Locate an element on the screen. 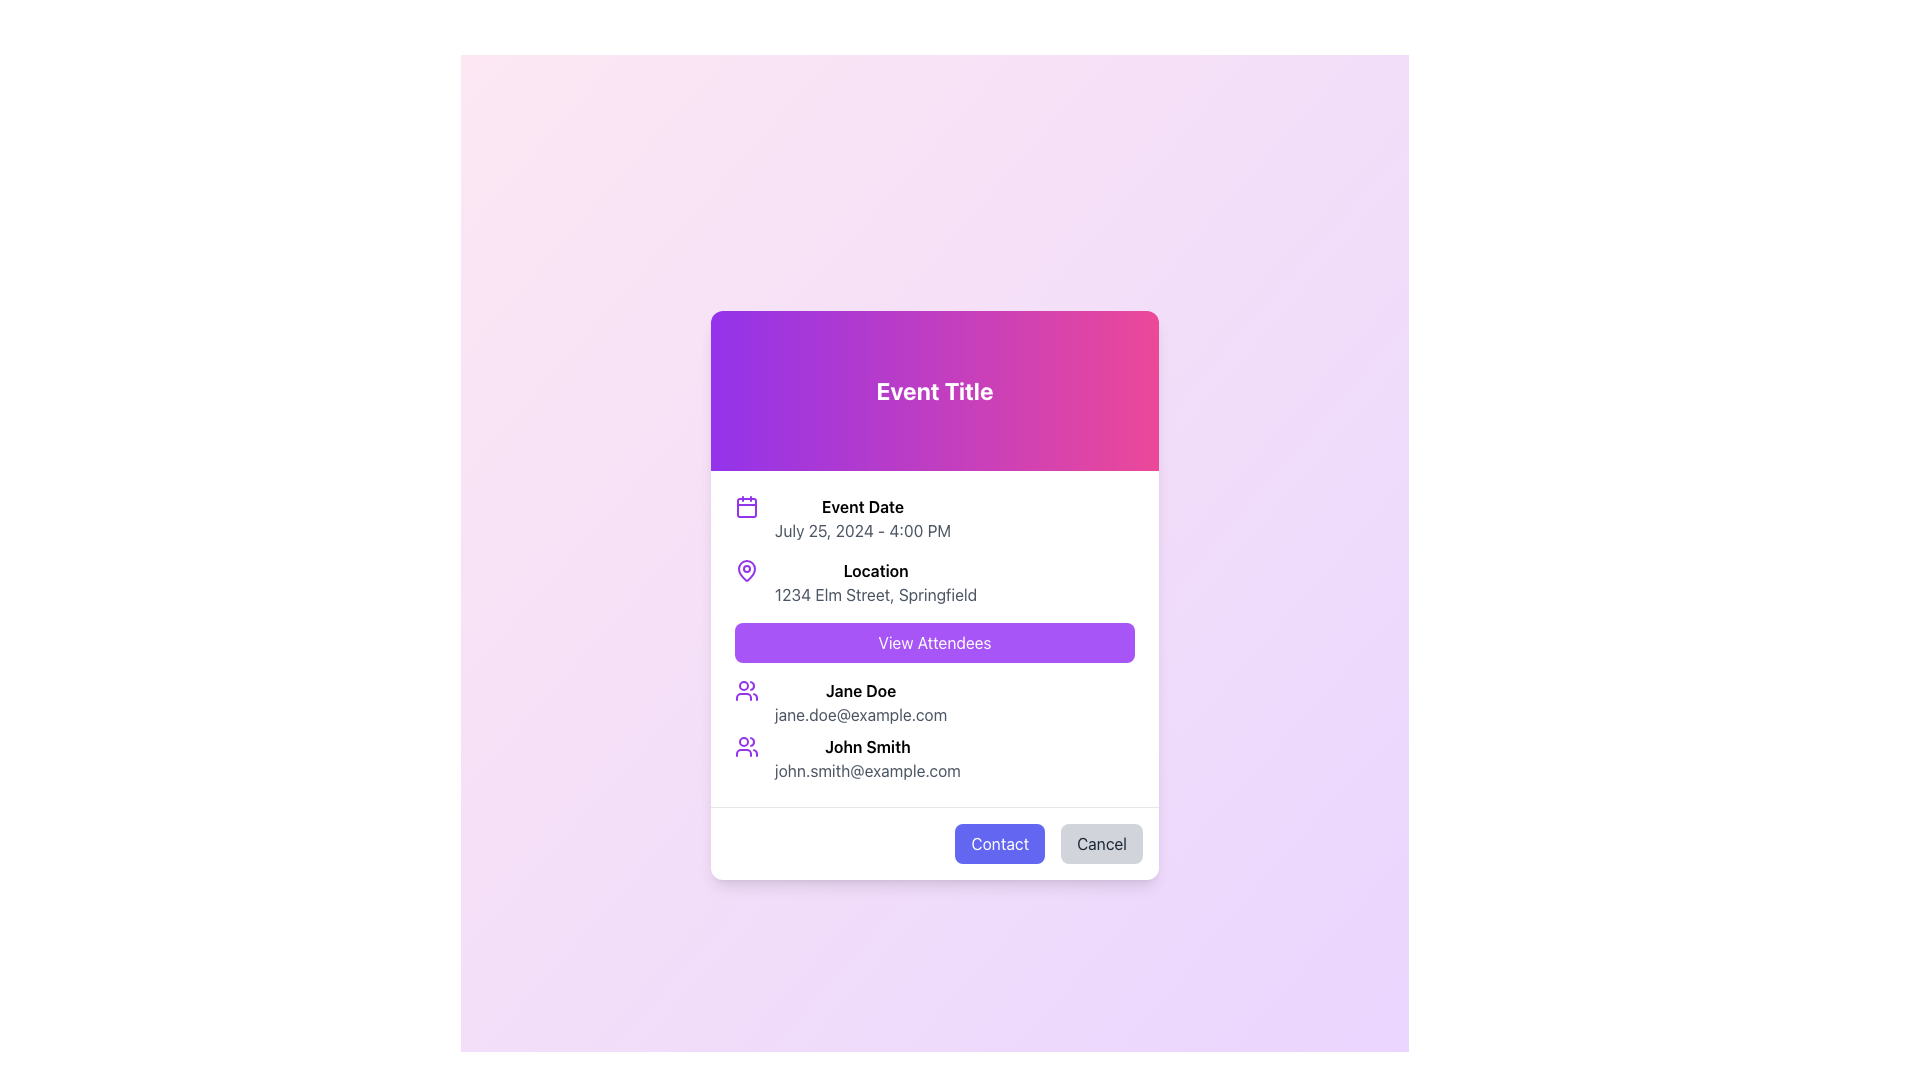 This screenshot has height=1080, width=1920. the button that reveals the list of attendees for the event, located two-thirds down the modal window, horizontally centered is located at coordinates (934, 642).